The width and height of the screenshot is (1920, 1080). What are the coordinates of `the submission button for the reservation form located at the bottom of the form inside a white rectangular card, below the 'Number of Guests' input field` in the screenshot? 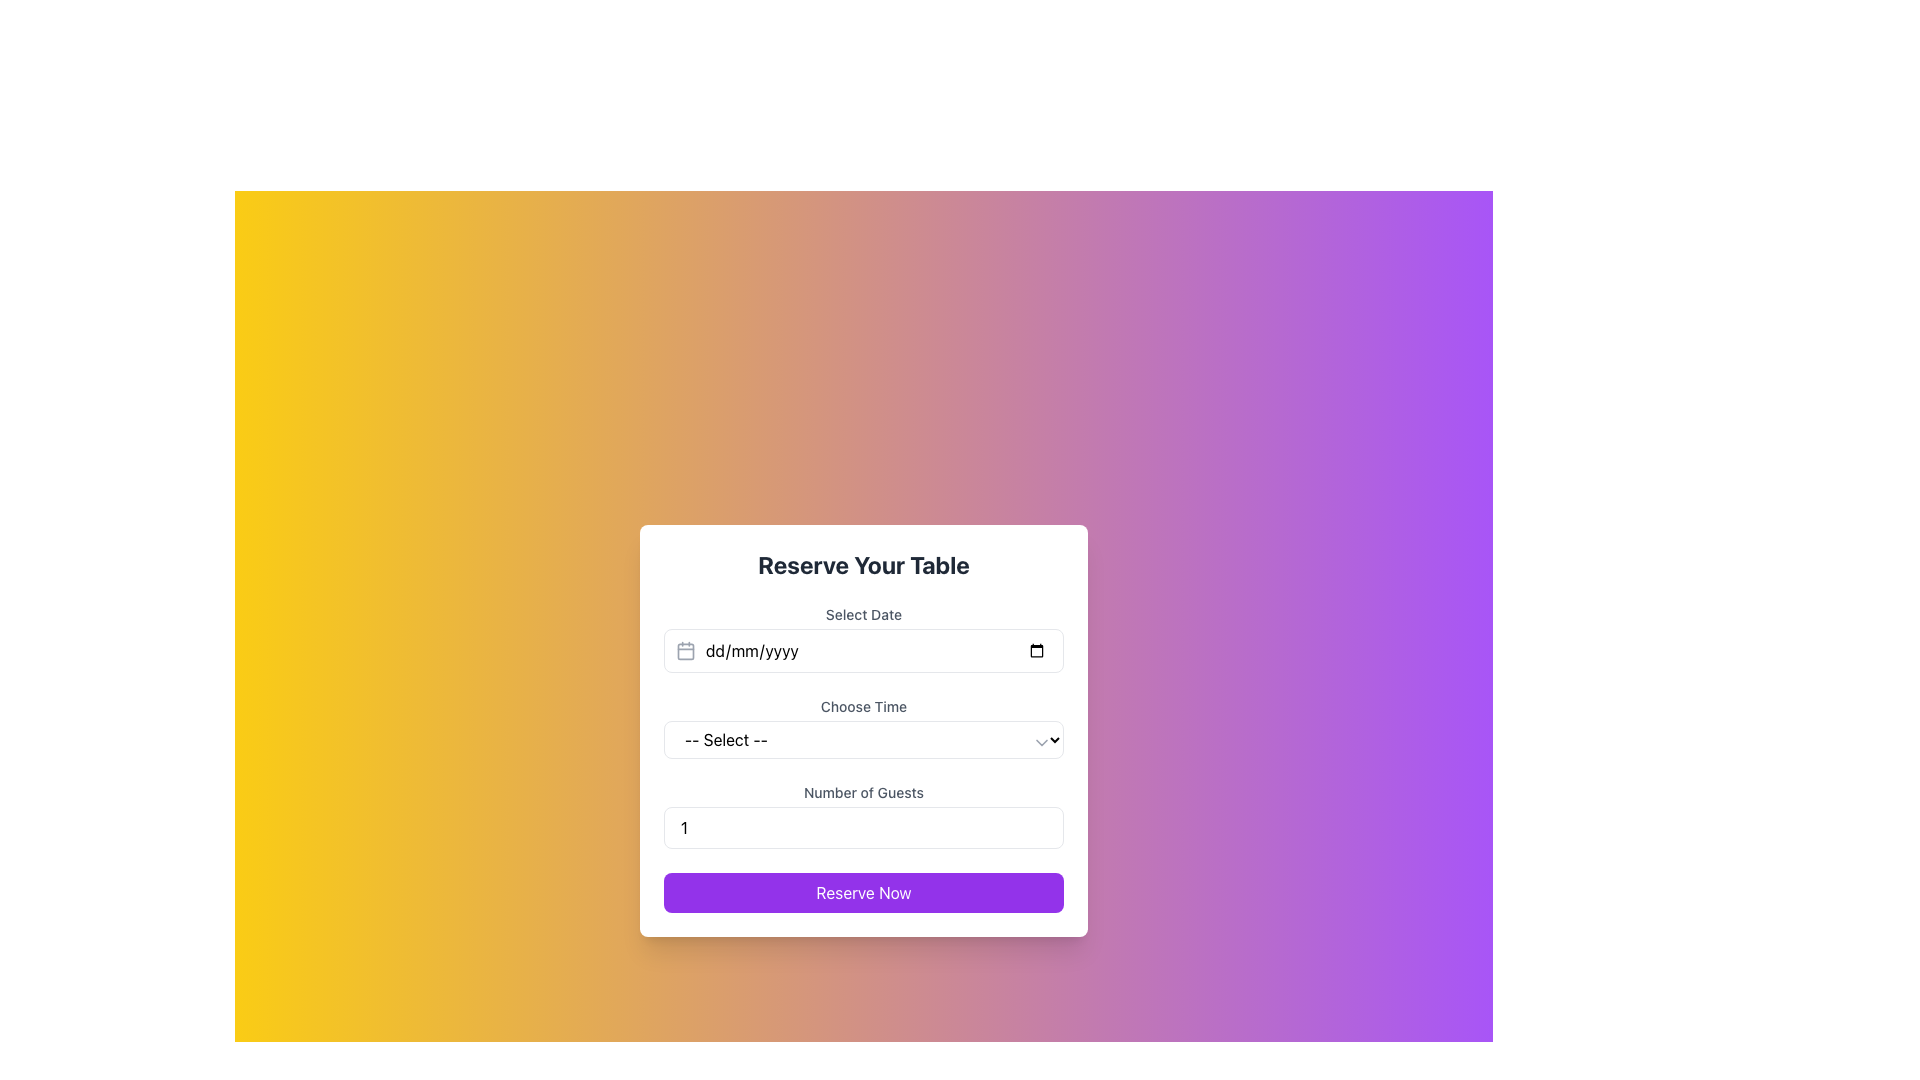 It's located at (864, 892).